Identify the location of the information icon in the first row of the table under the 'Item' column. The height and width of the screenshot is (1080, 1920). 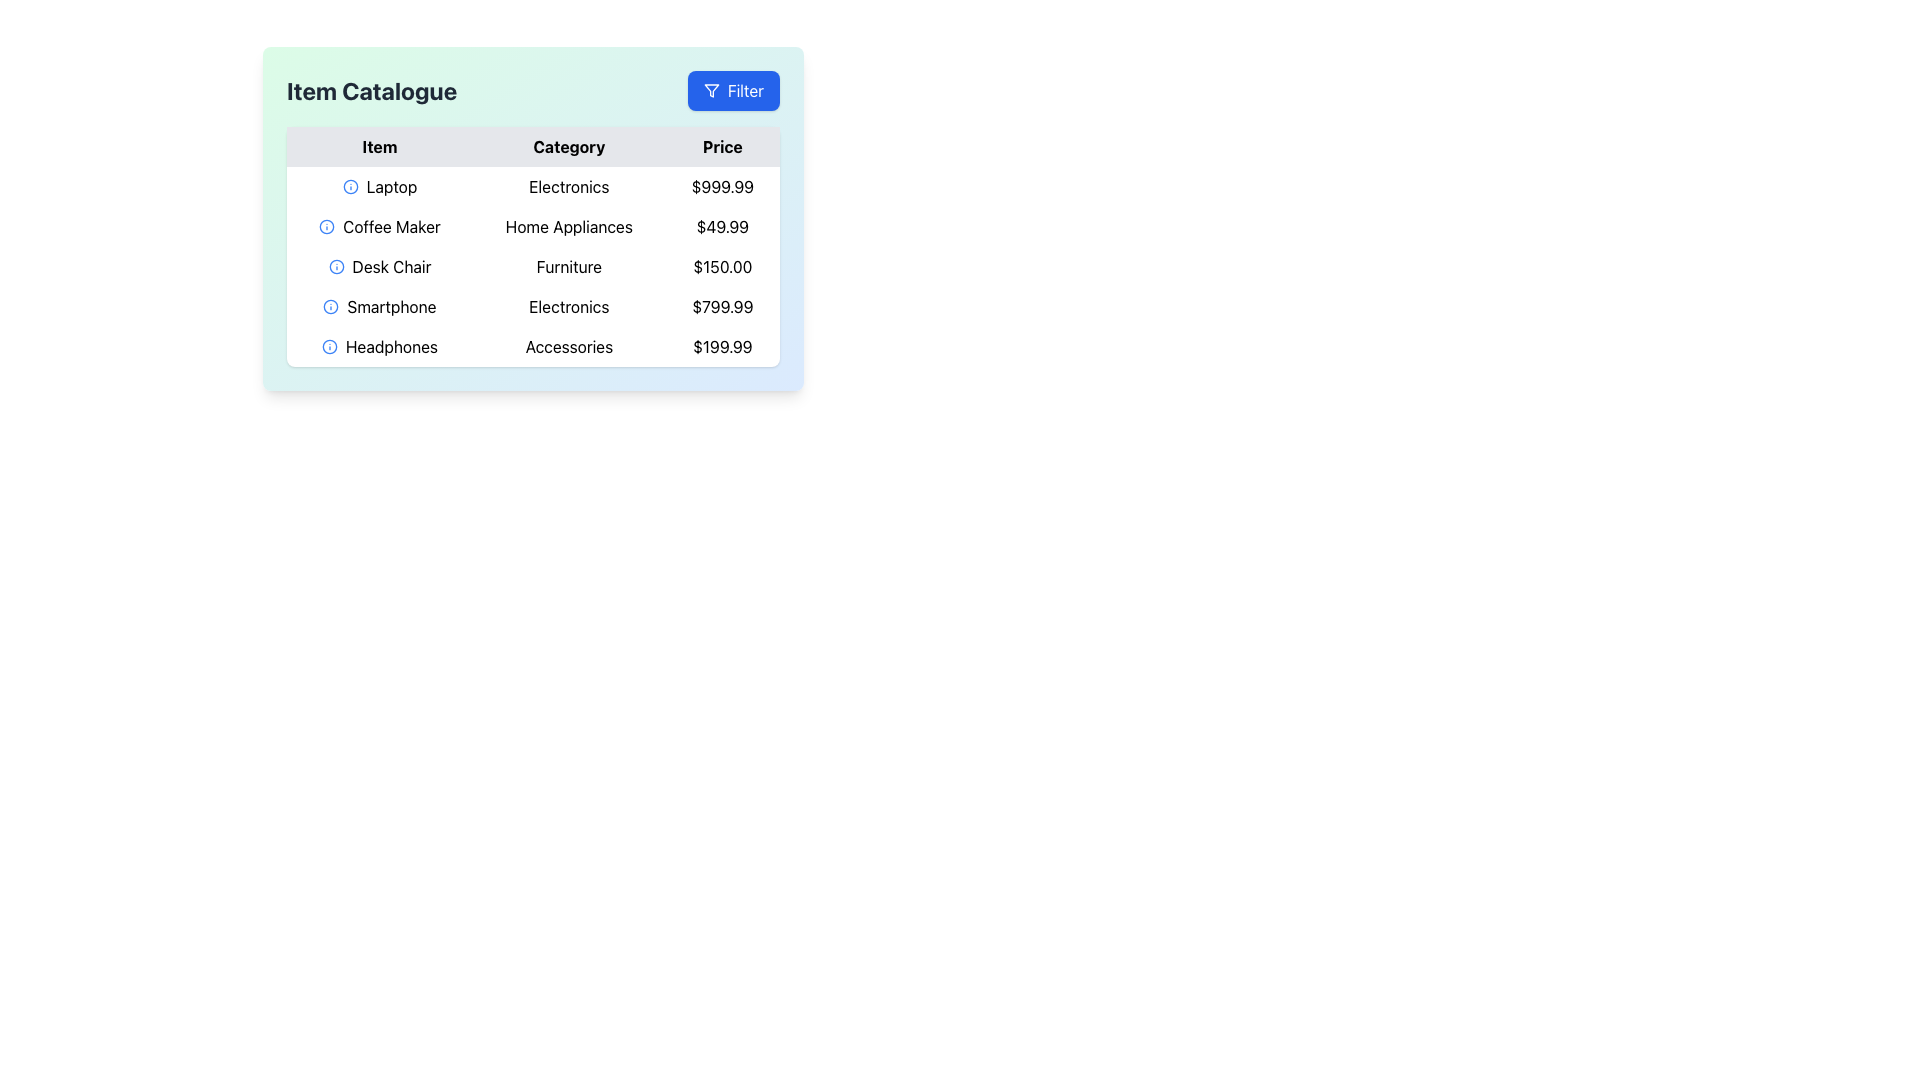
(379, 186).